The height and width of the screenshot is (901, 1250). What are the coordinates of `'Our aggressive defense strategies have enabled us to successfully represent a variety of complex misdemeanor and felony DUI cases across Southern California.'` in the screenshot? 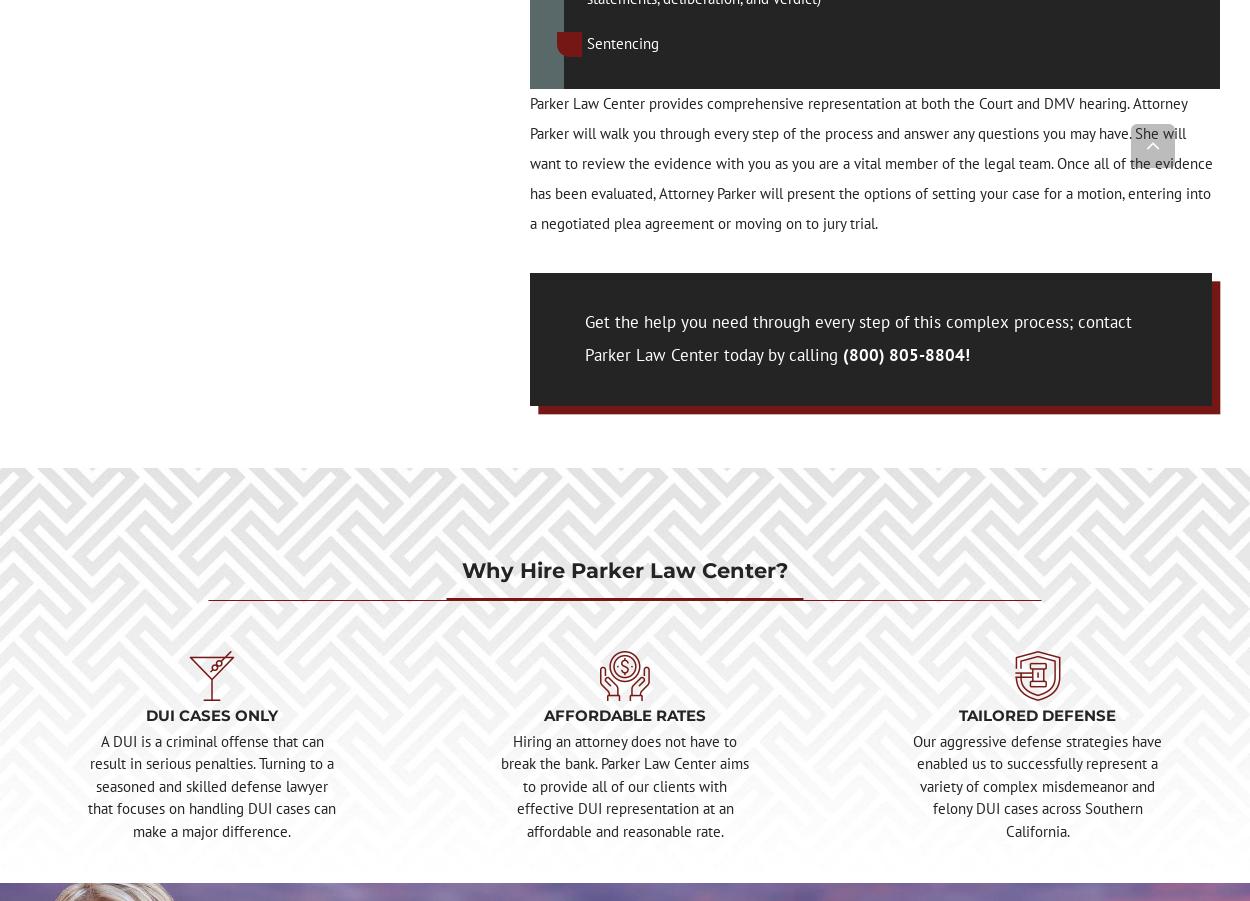 It's located at (1037, 784).